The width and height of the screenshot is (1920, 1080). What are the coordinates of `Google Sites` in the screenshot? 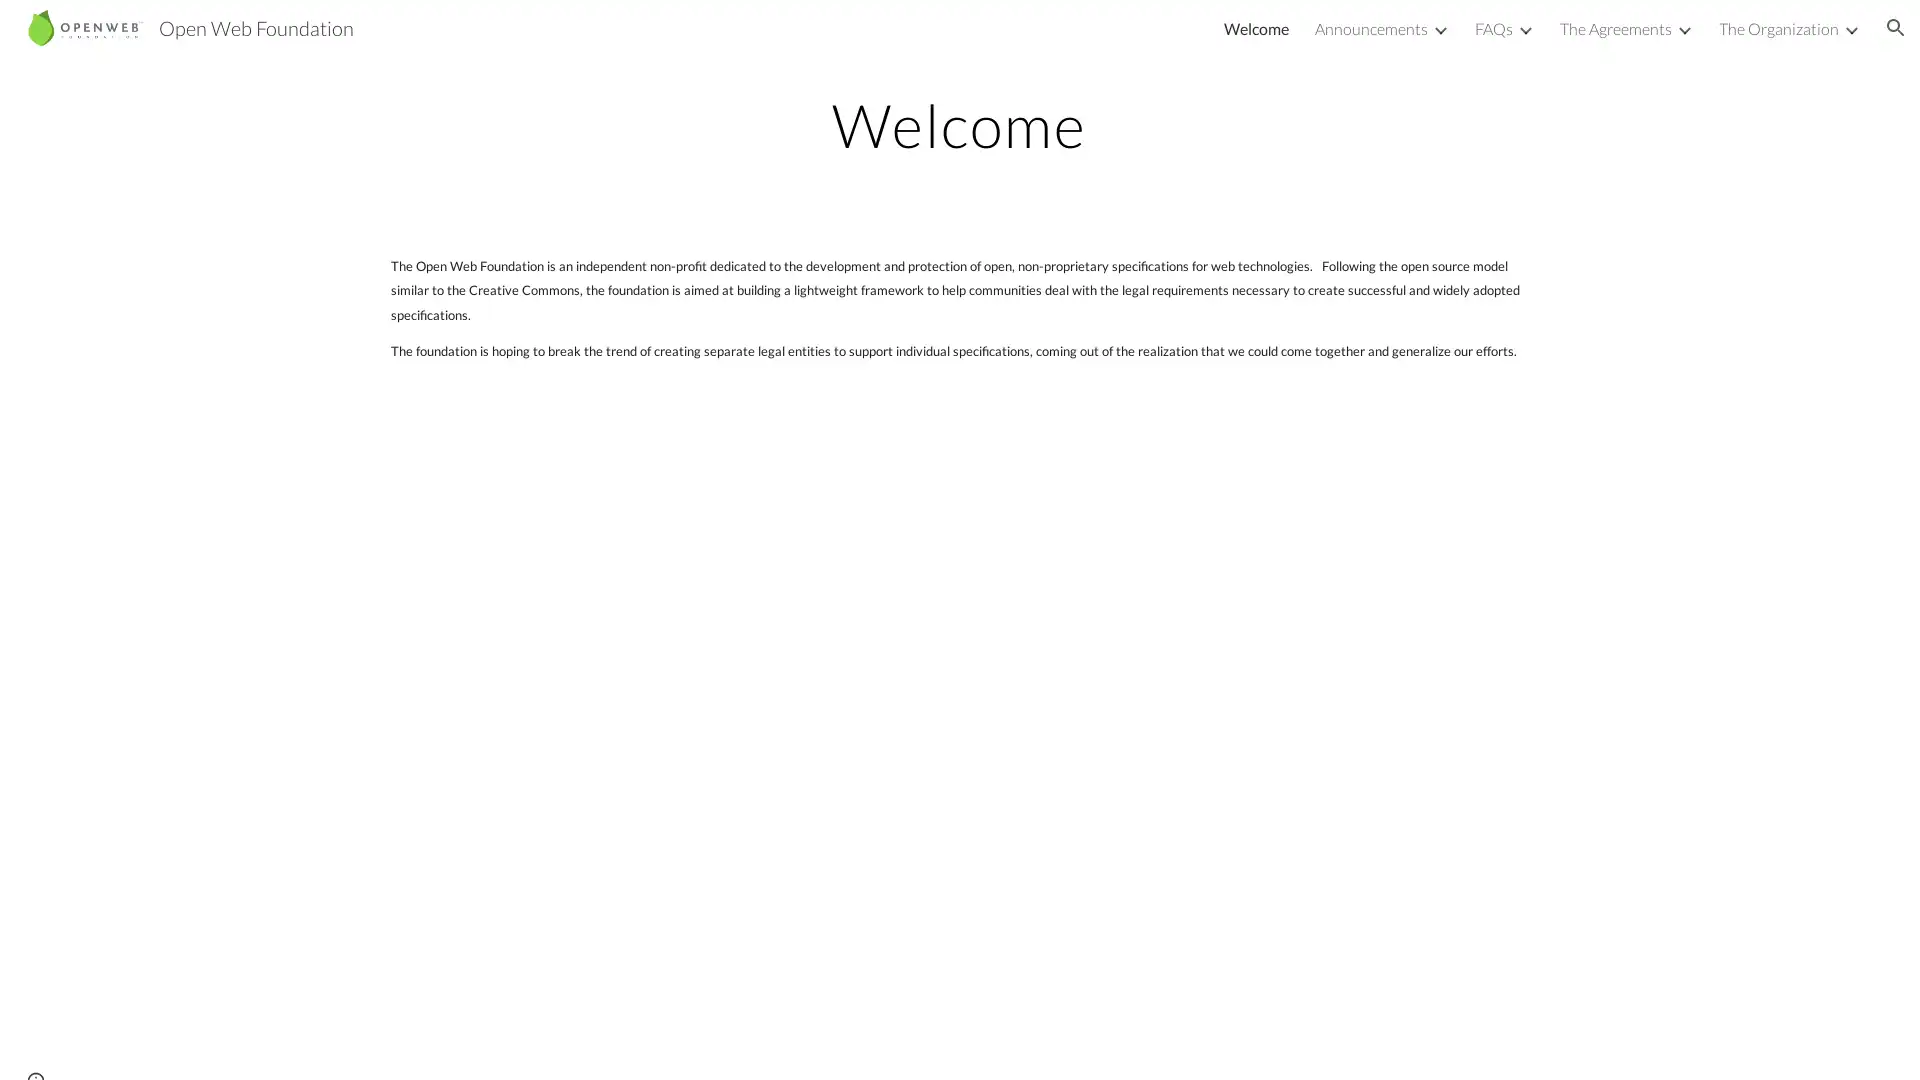 It's located at (154, 1044).